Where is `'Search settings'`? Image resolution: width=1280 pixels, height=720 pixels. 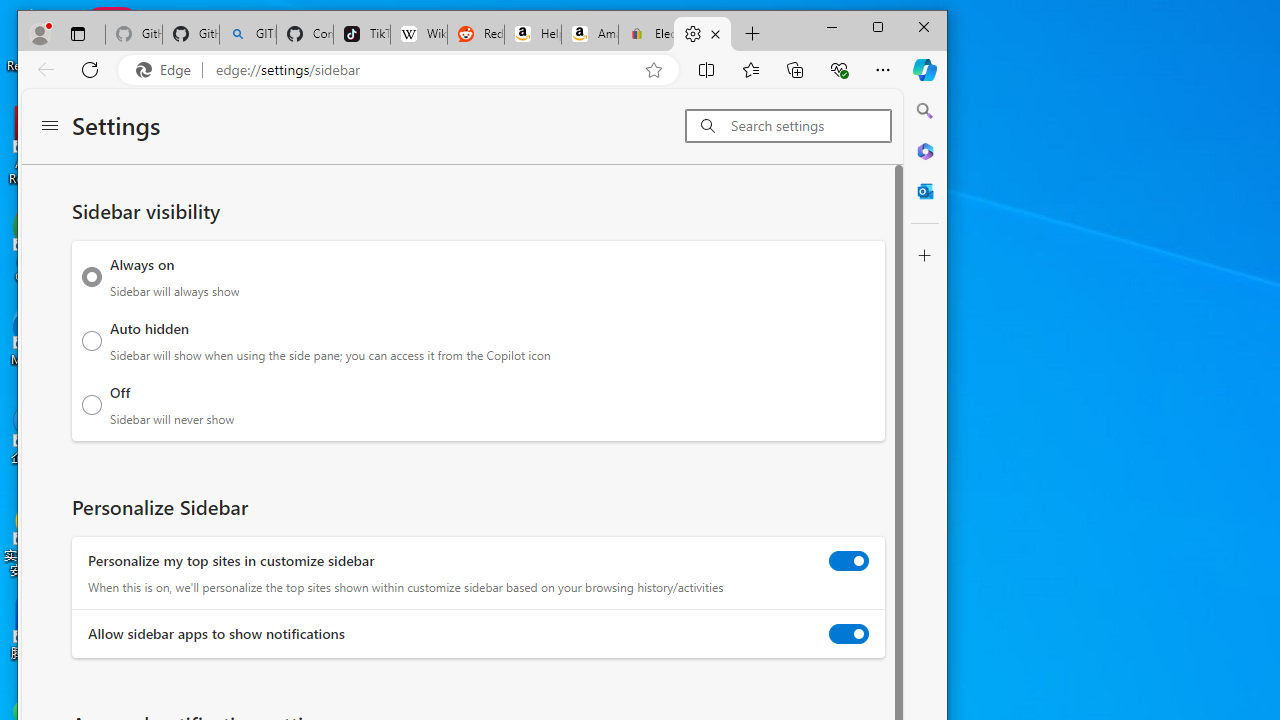
'Search settings' is located at coordinates (810, 125).